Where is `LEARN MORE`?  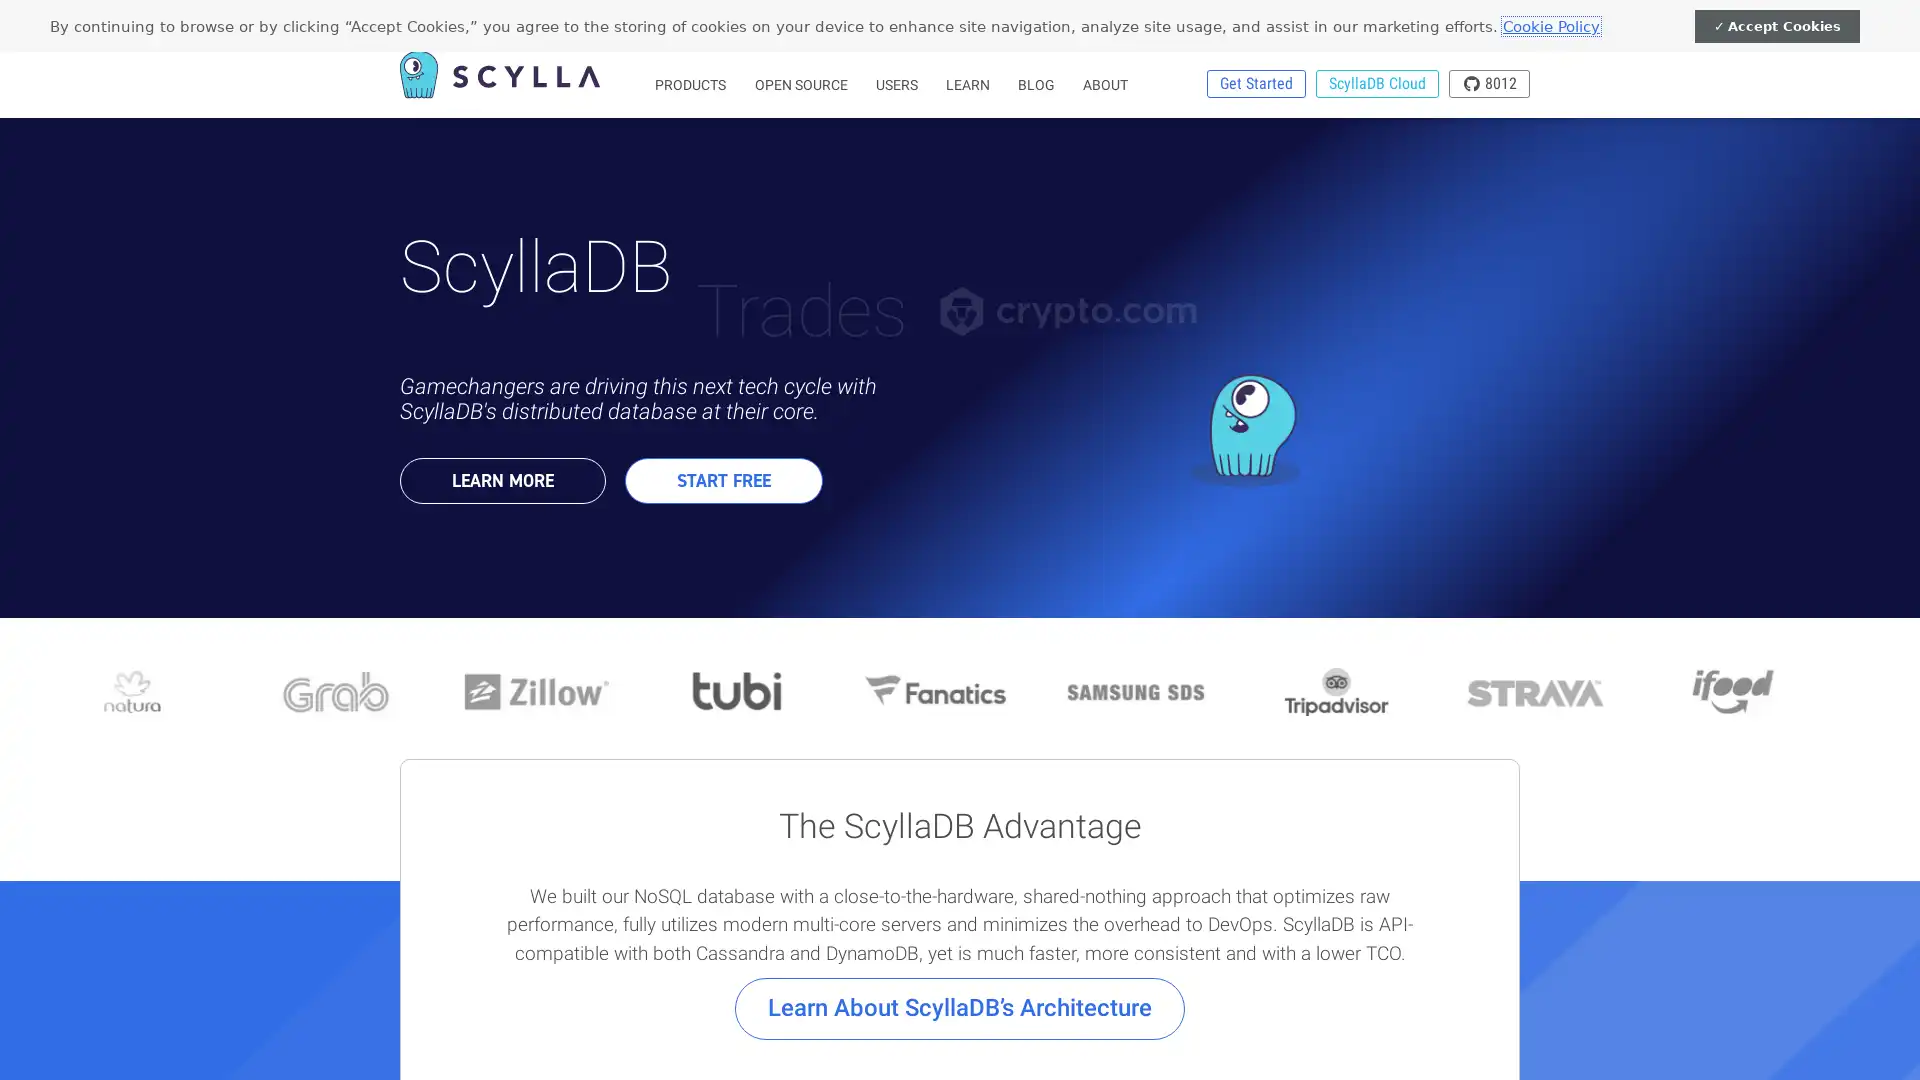
LEARN MORE is located at coordinates (503, 480).